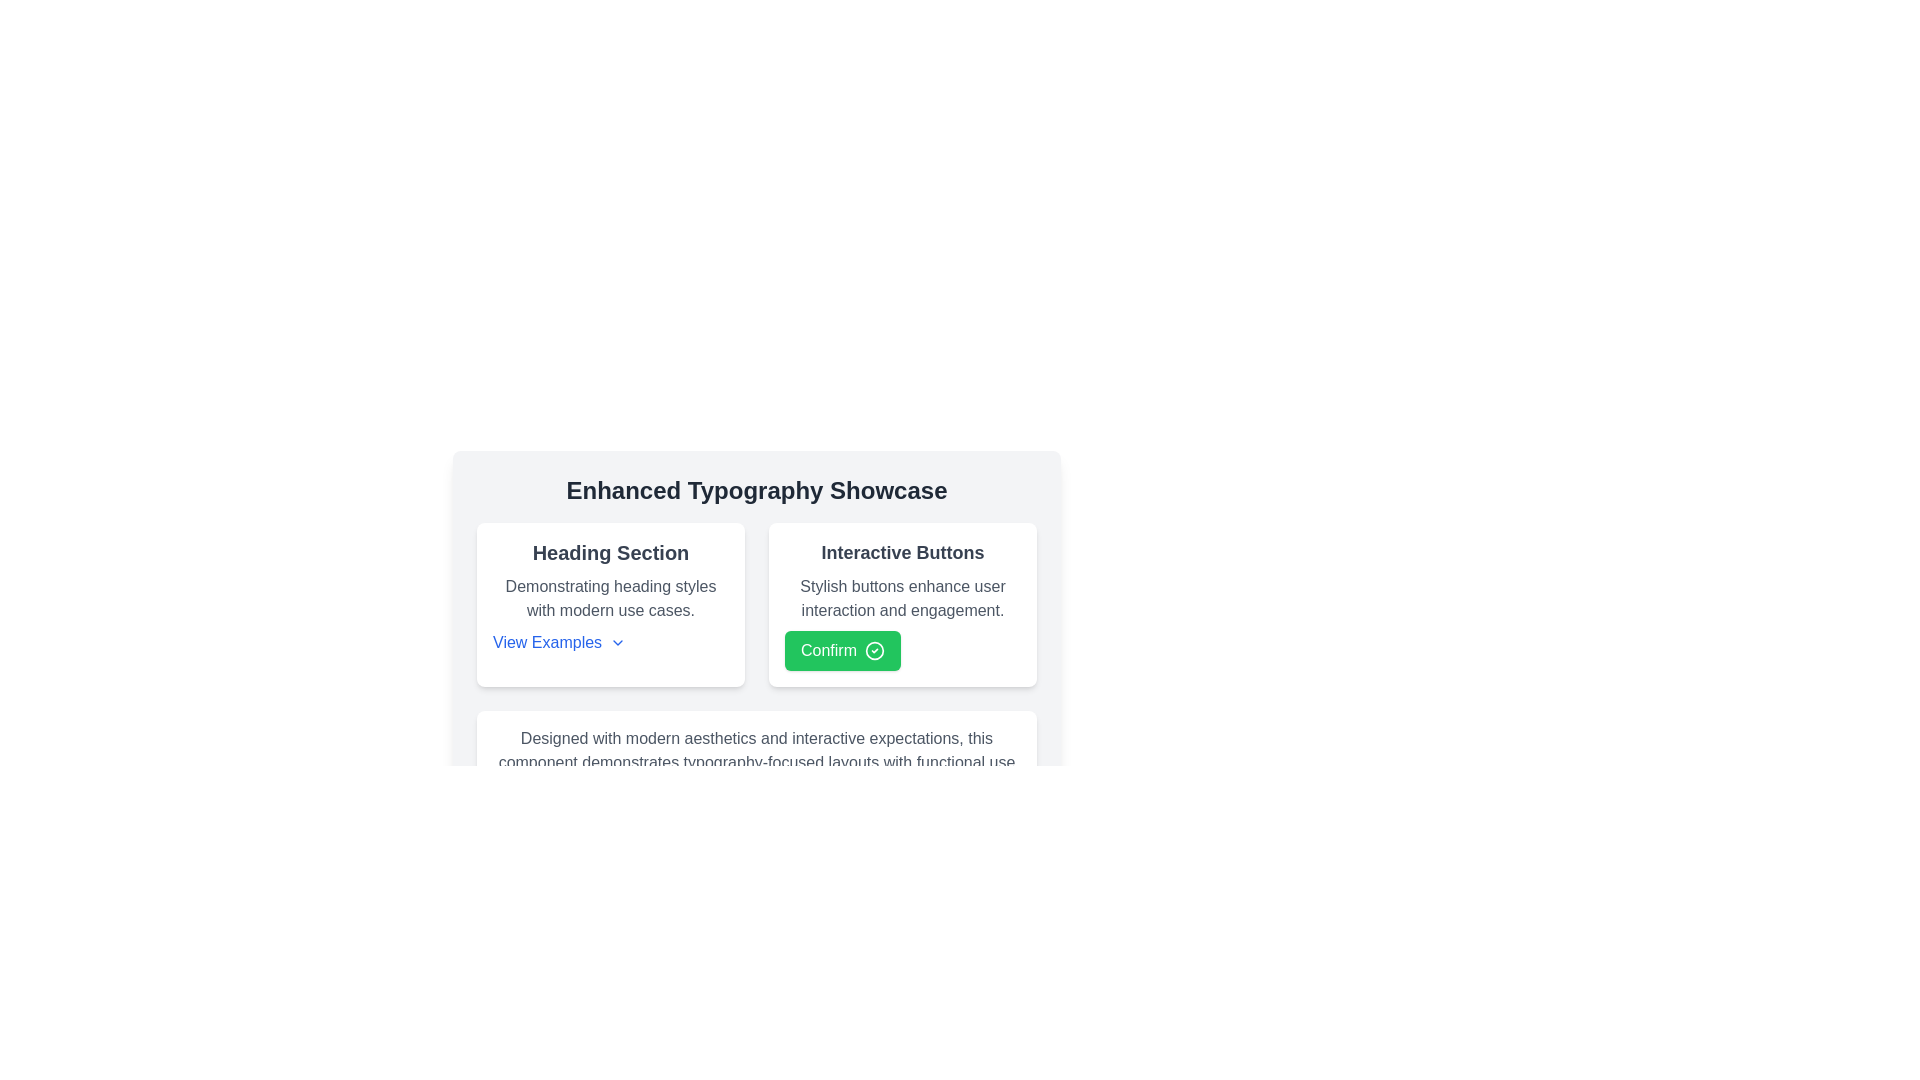  Describe the element at coordinates (874, 651) in the screenshot. I see `circular icon with a green background and white checkmark located at the center-right of the 'Confirm' button to gather details` at that location.